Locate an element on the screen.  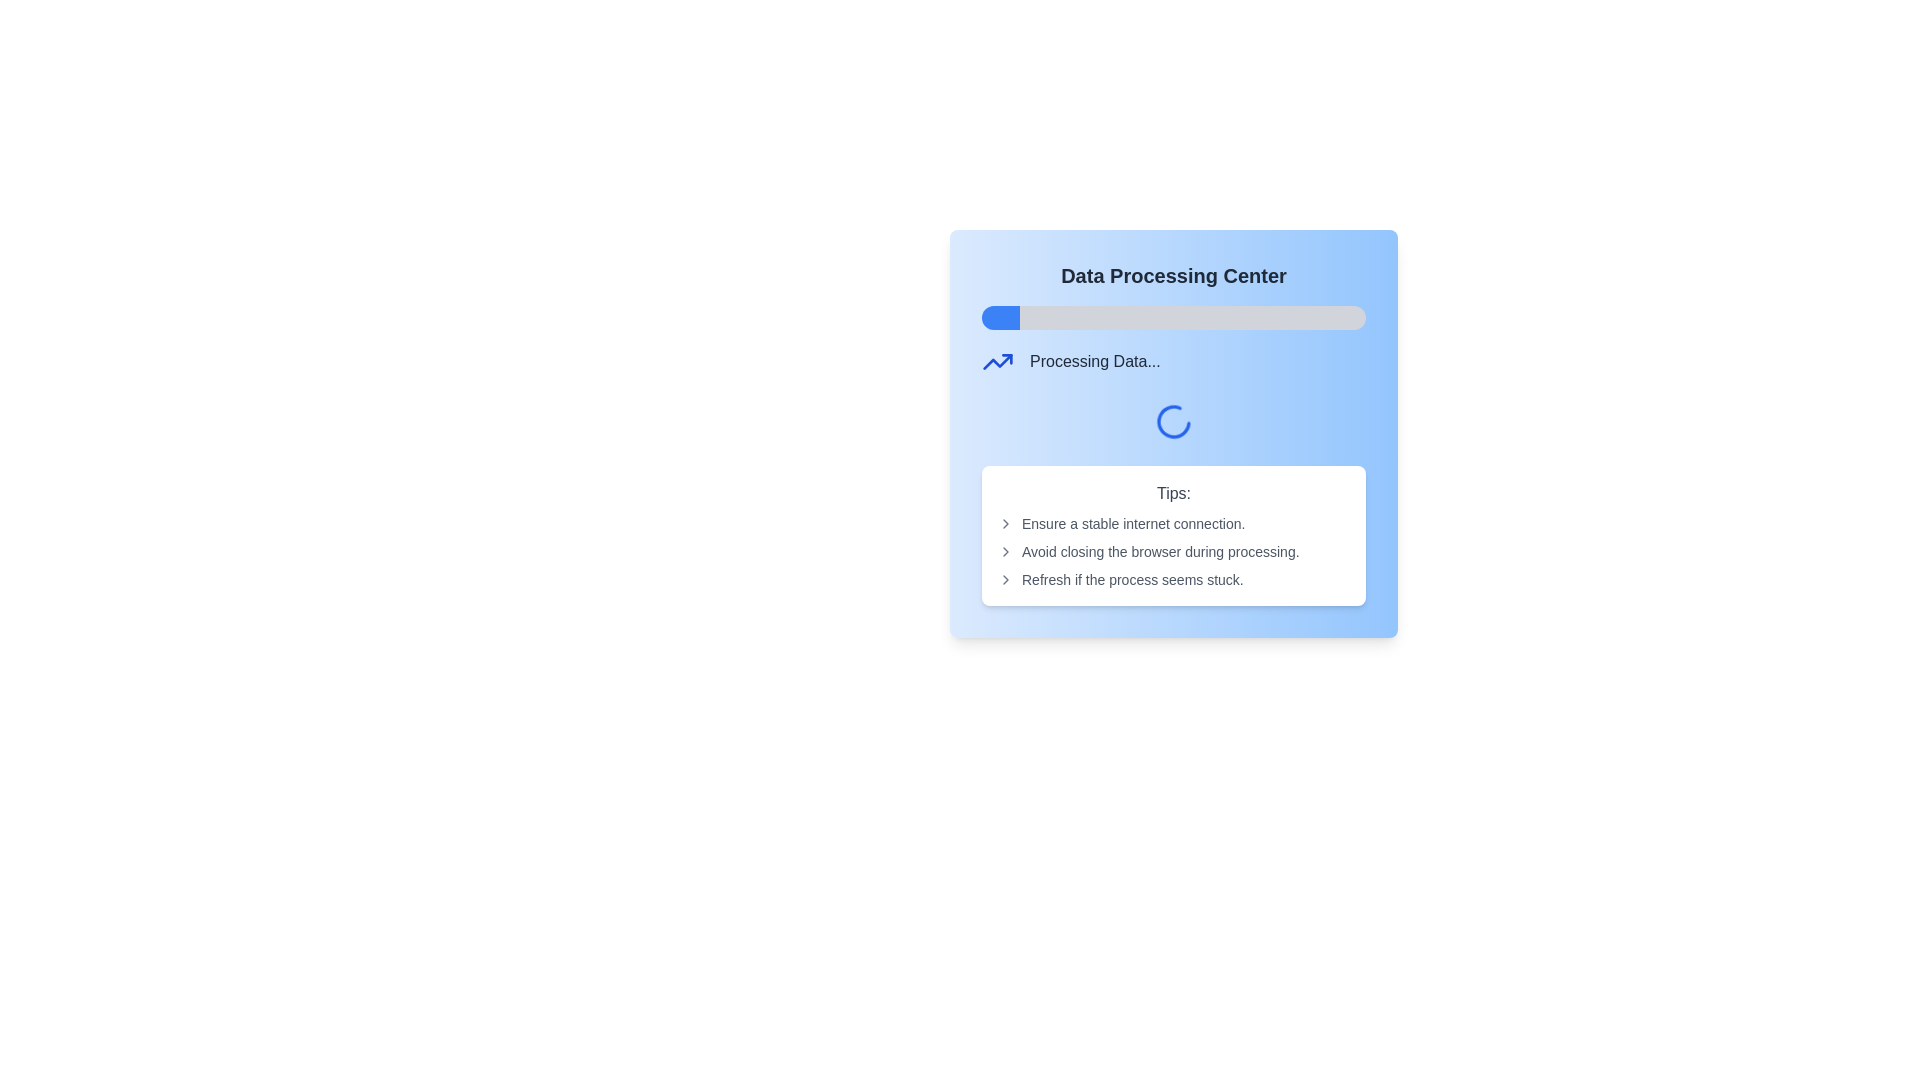
informative list item that instructs the user to ensure a stable internet connection, which is the first item in the vertical list under the heading 'Tips:' is located at coordinates (1174, 523).